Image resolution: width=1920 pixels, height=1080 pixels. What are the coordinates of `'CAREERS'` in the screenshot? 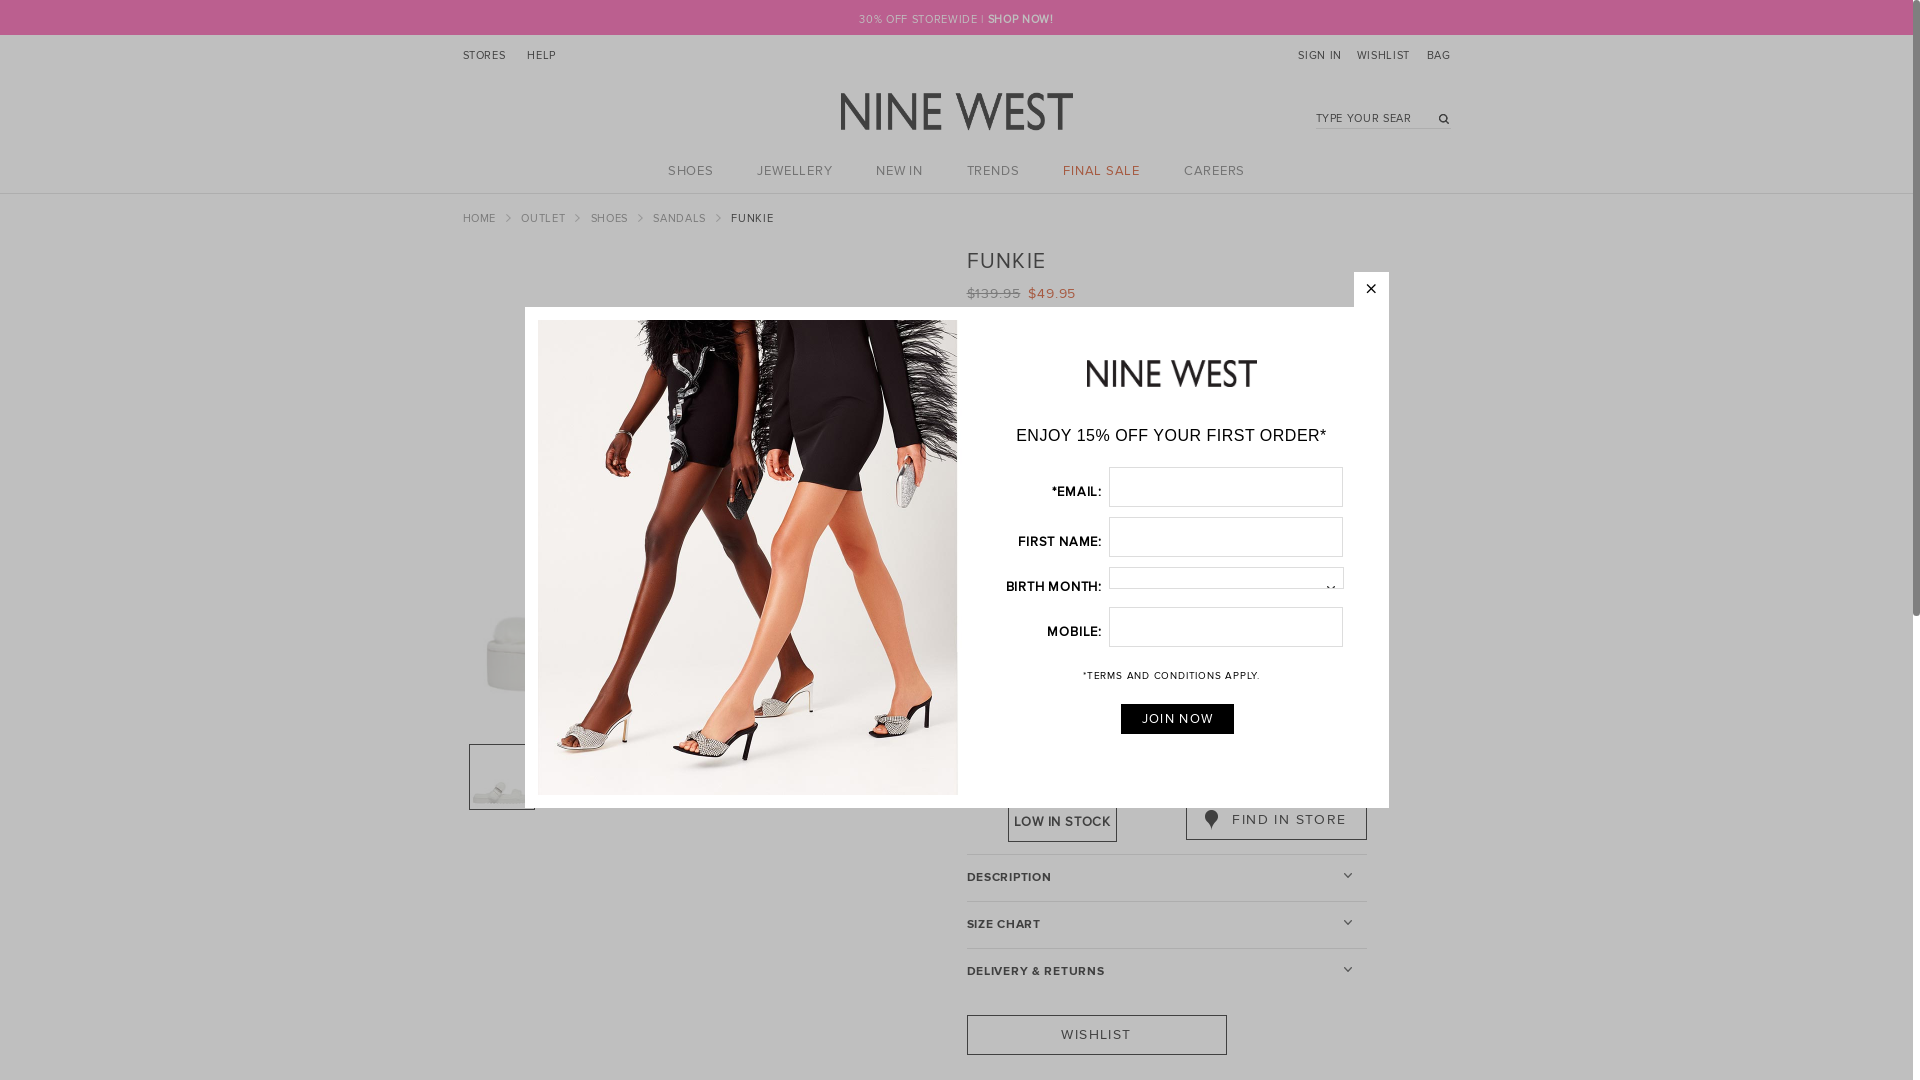 It's located at (1213, 169).